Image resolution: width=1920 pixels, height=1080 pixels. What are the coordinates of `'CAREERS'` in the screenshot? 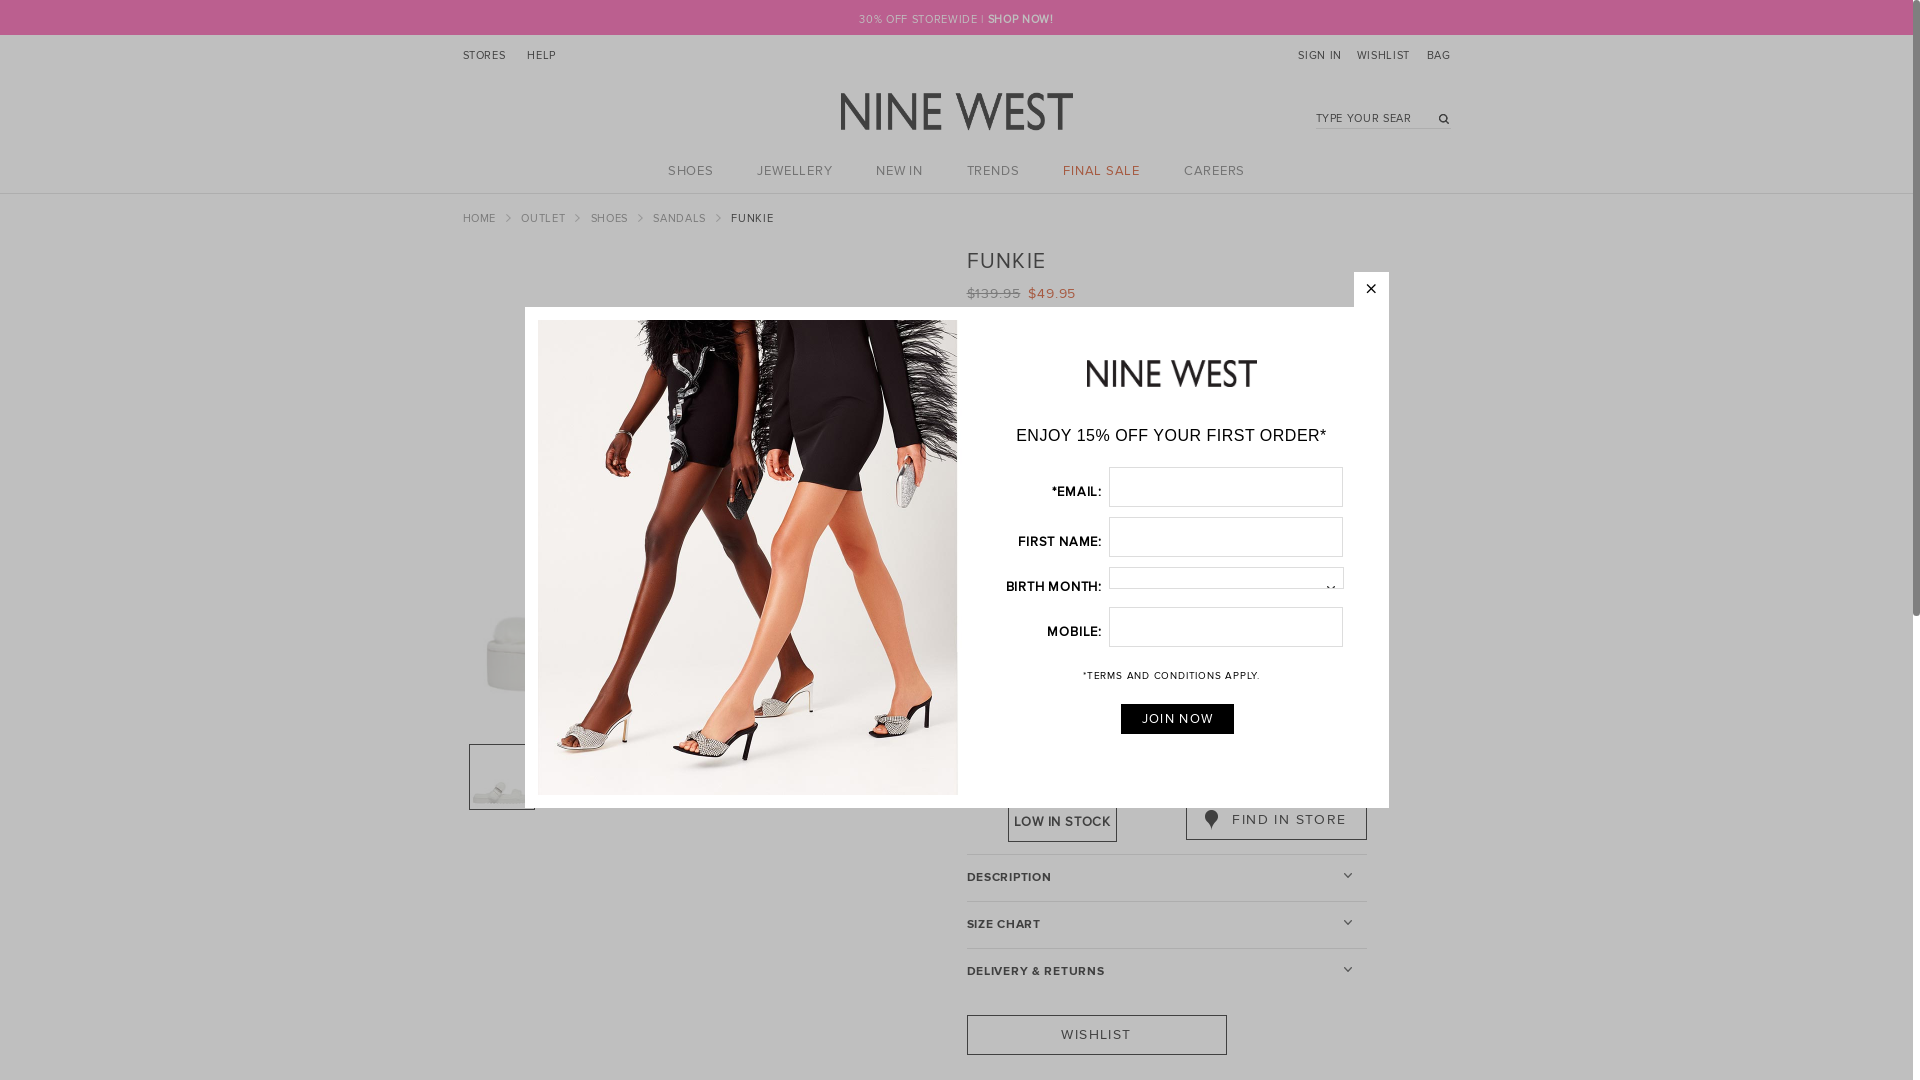 It's located at (1213, 169).